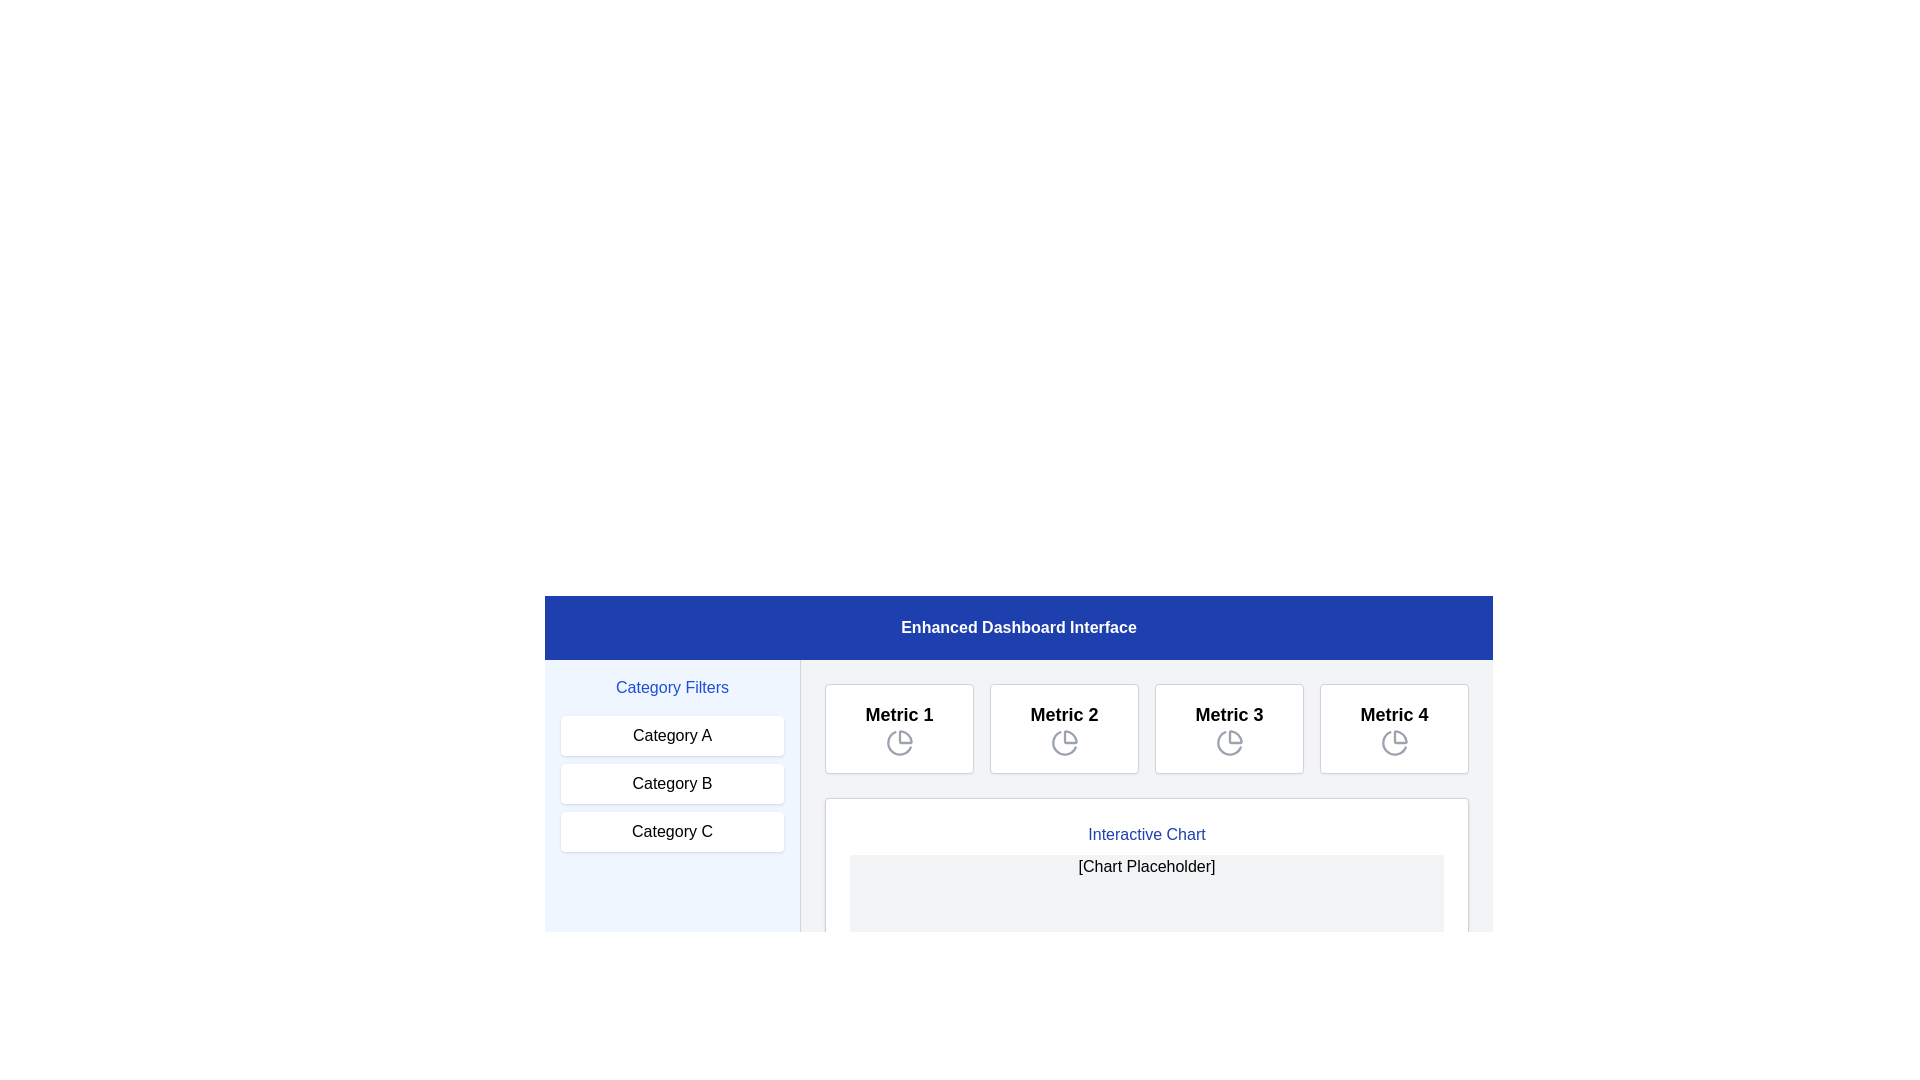  What do you see at coordinates (1063, 729) in the screenshot?
I see `the Text area featuring the bold 'Metric 2' text and pie chart icon, which is the second metric element in a row of four` at bounding box center [1063, 729].